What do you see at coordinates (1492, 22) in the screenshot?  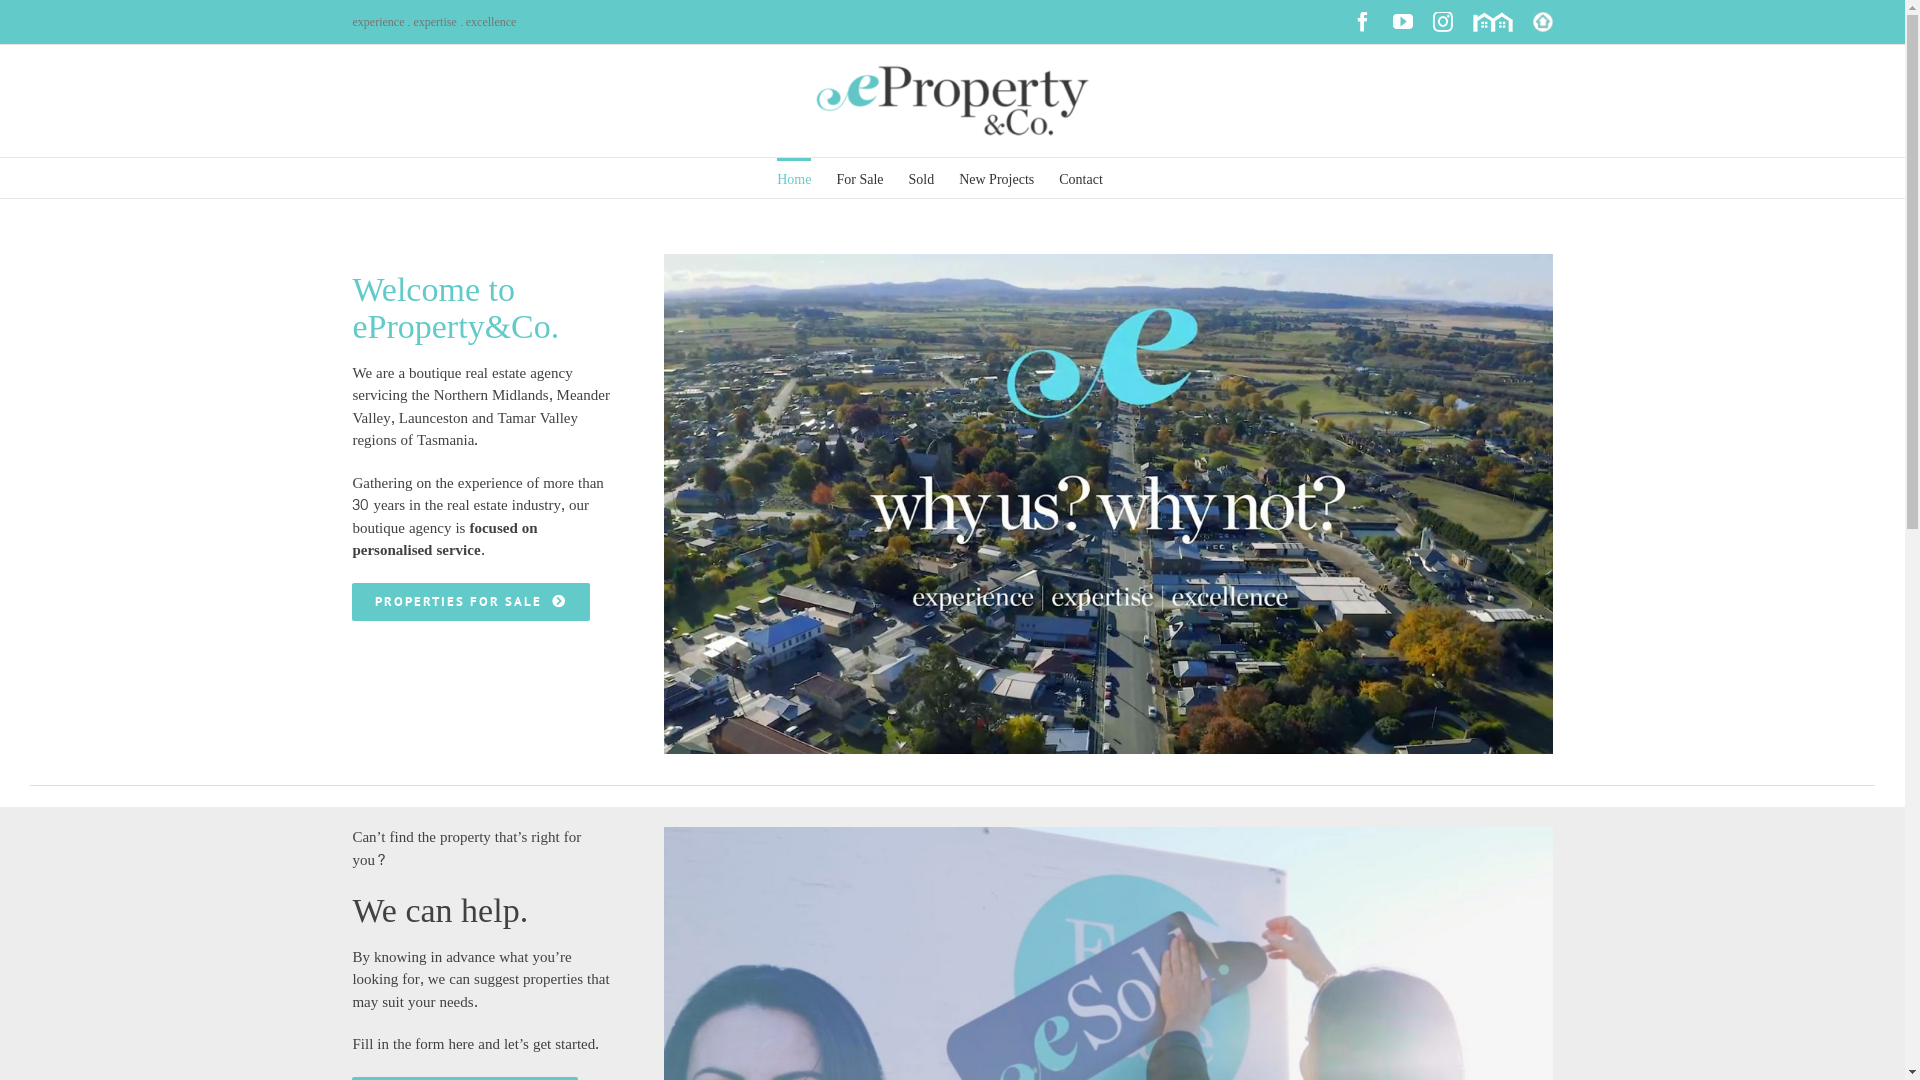 I see `'Domain'` at bounding box center [1492, 22].